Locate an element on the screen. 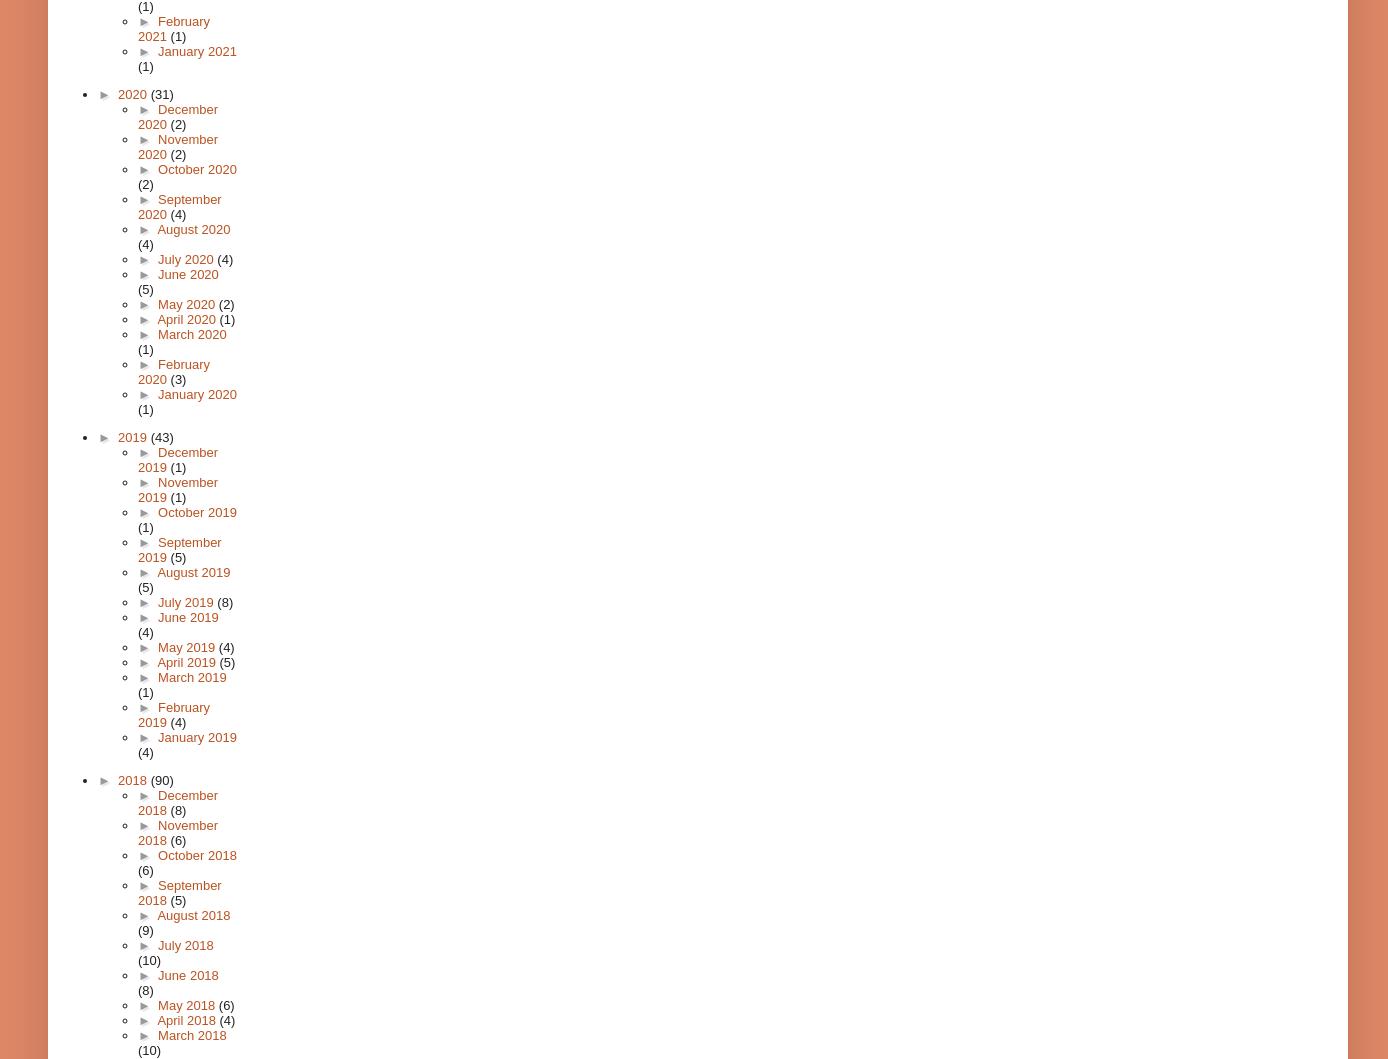 Image resolution: width=1388 pixels, height=1059 pixels. 'June 2020' is located at coordinates (186, 274).